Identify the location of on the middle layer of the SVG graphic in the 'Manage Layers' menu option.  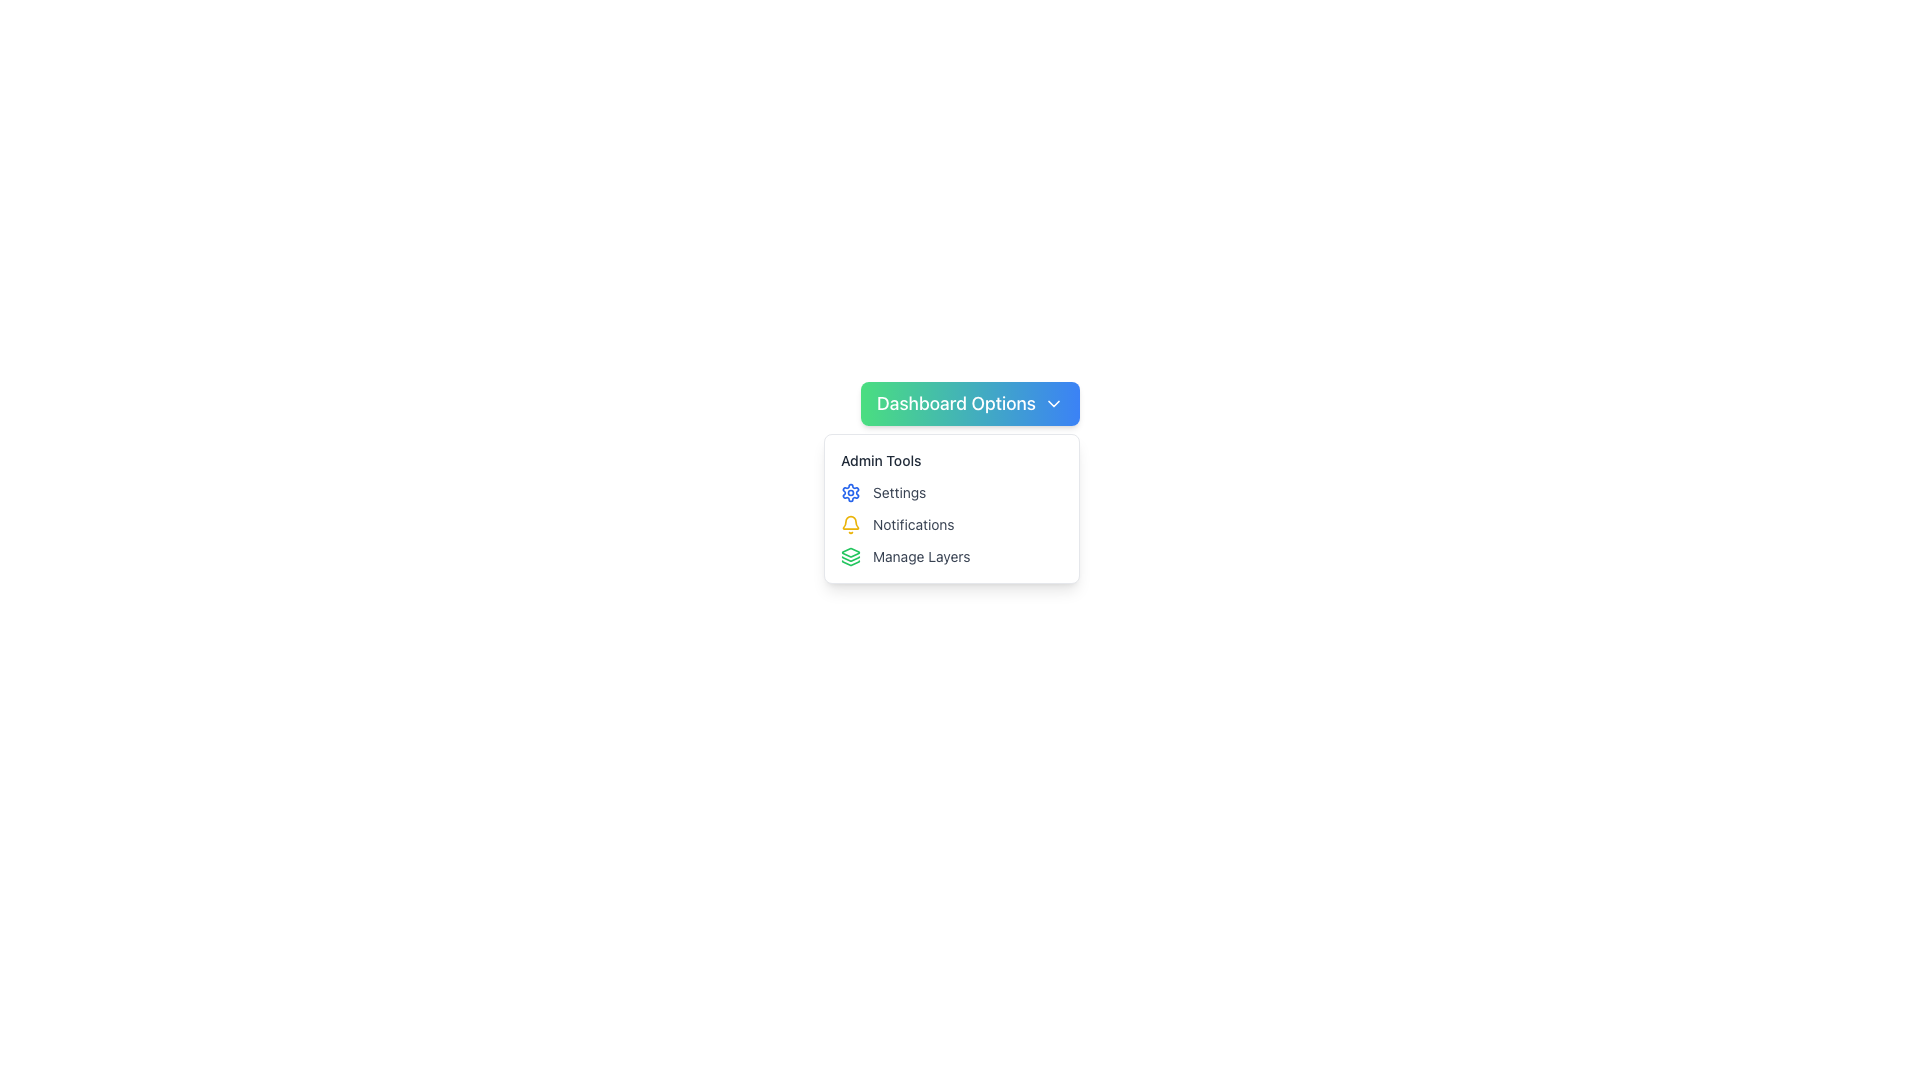
(850, 559).